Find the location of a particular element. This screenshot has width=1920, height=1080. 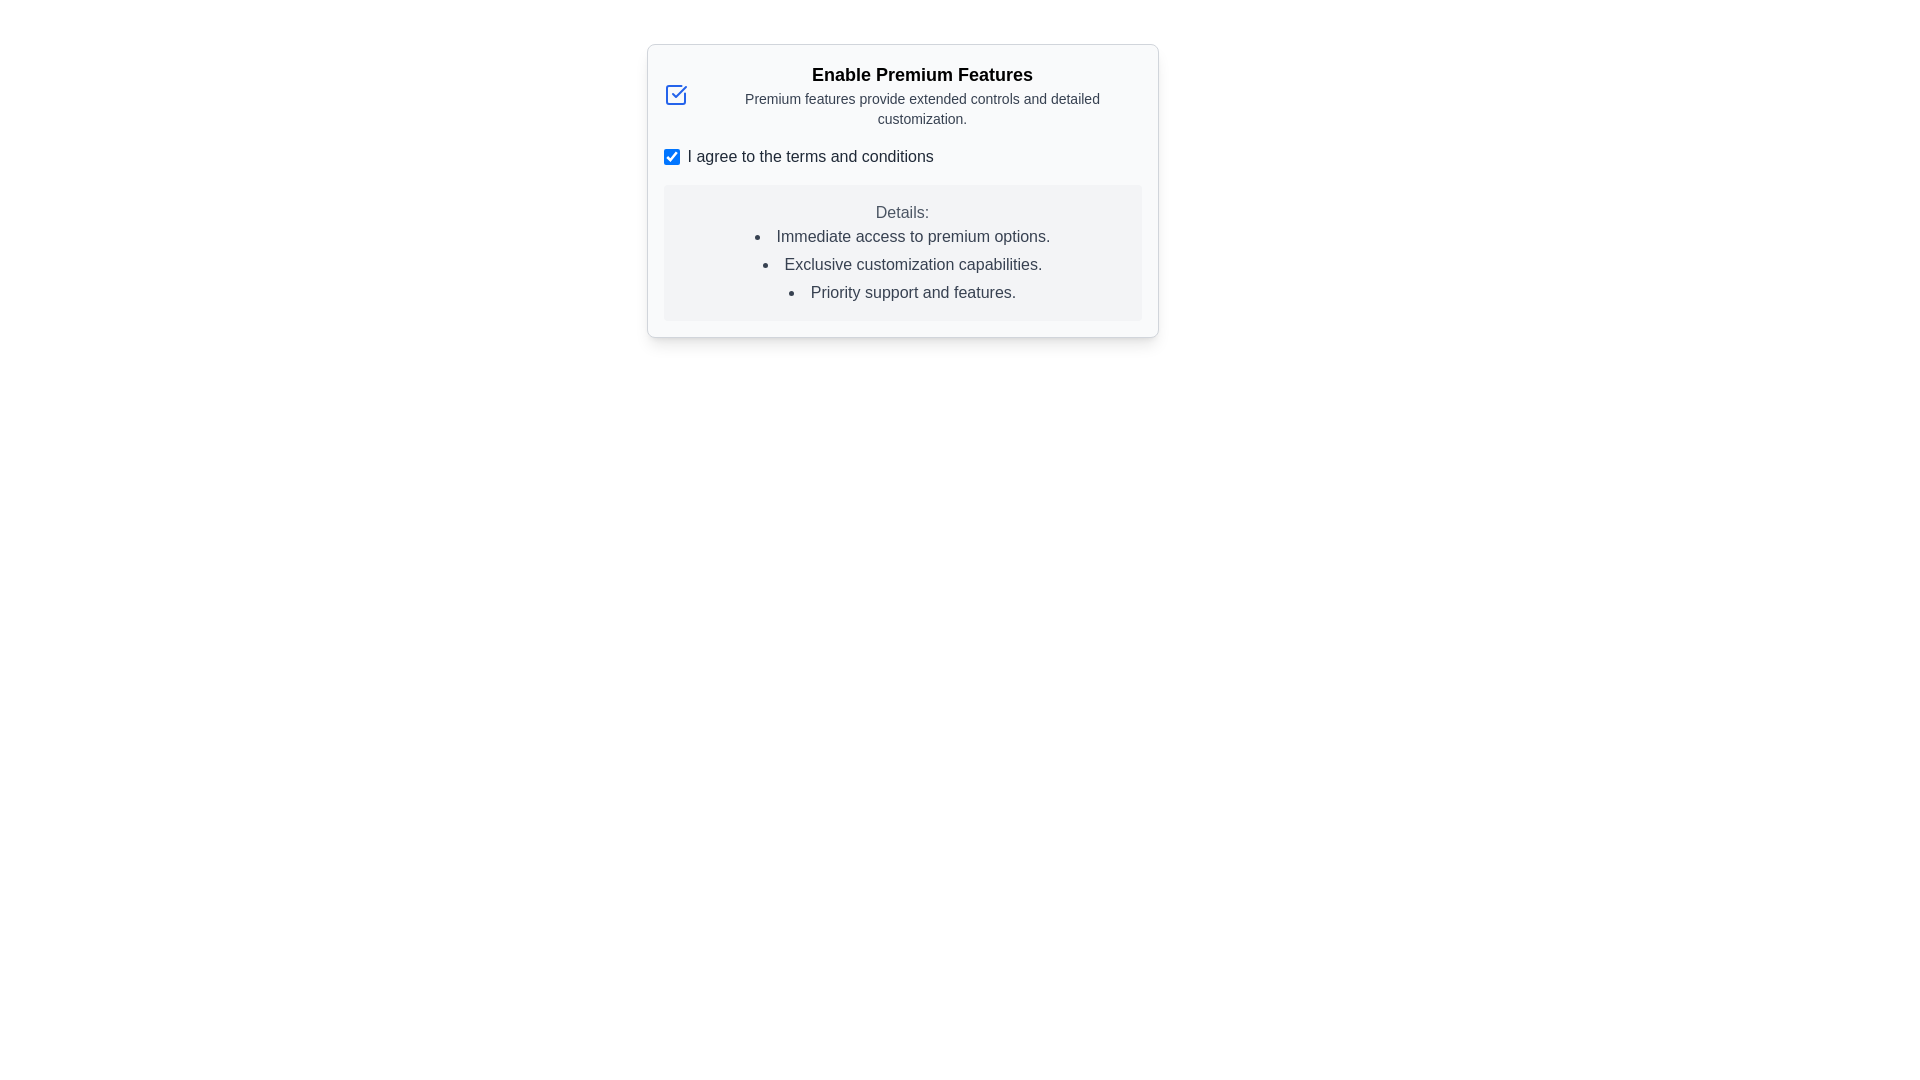

the toggle checkbox located at the top-left corner of the 'Enable Premium Features' section is located at coordinates (675, 95).